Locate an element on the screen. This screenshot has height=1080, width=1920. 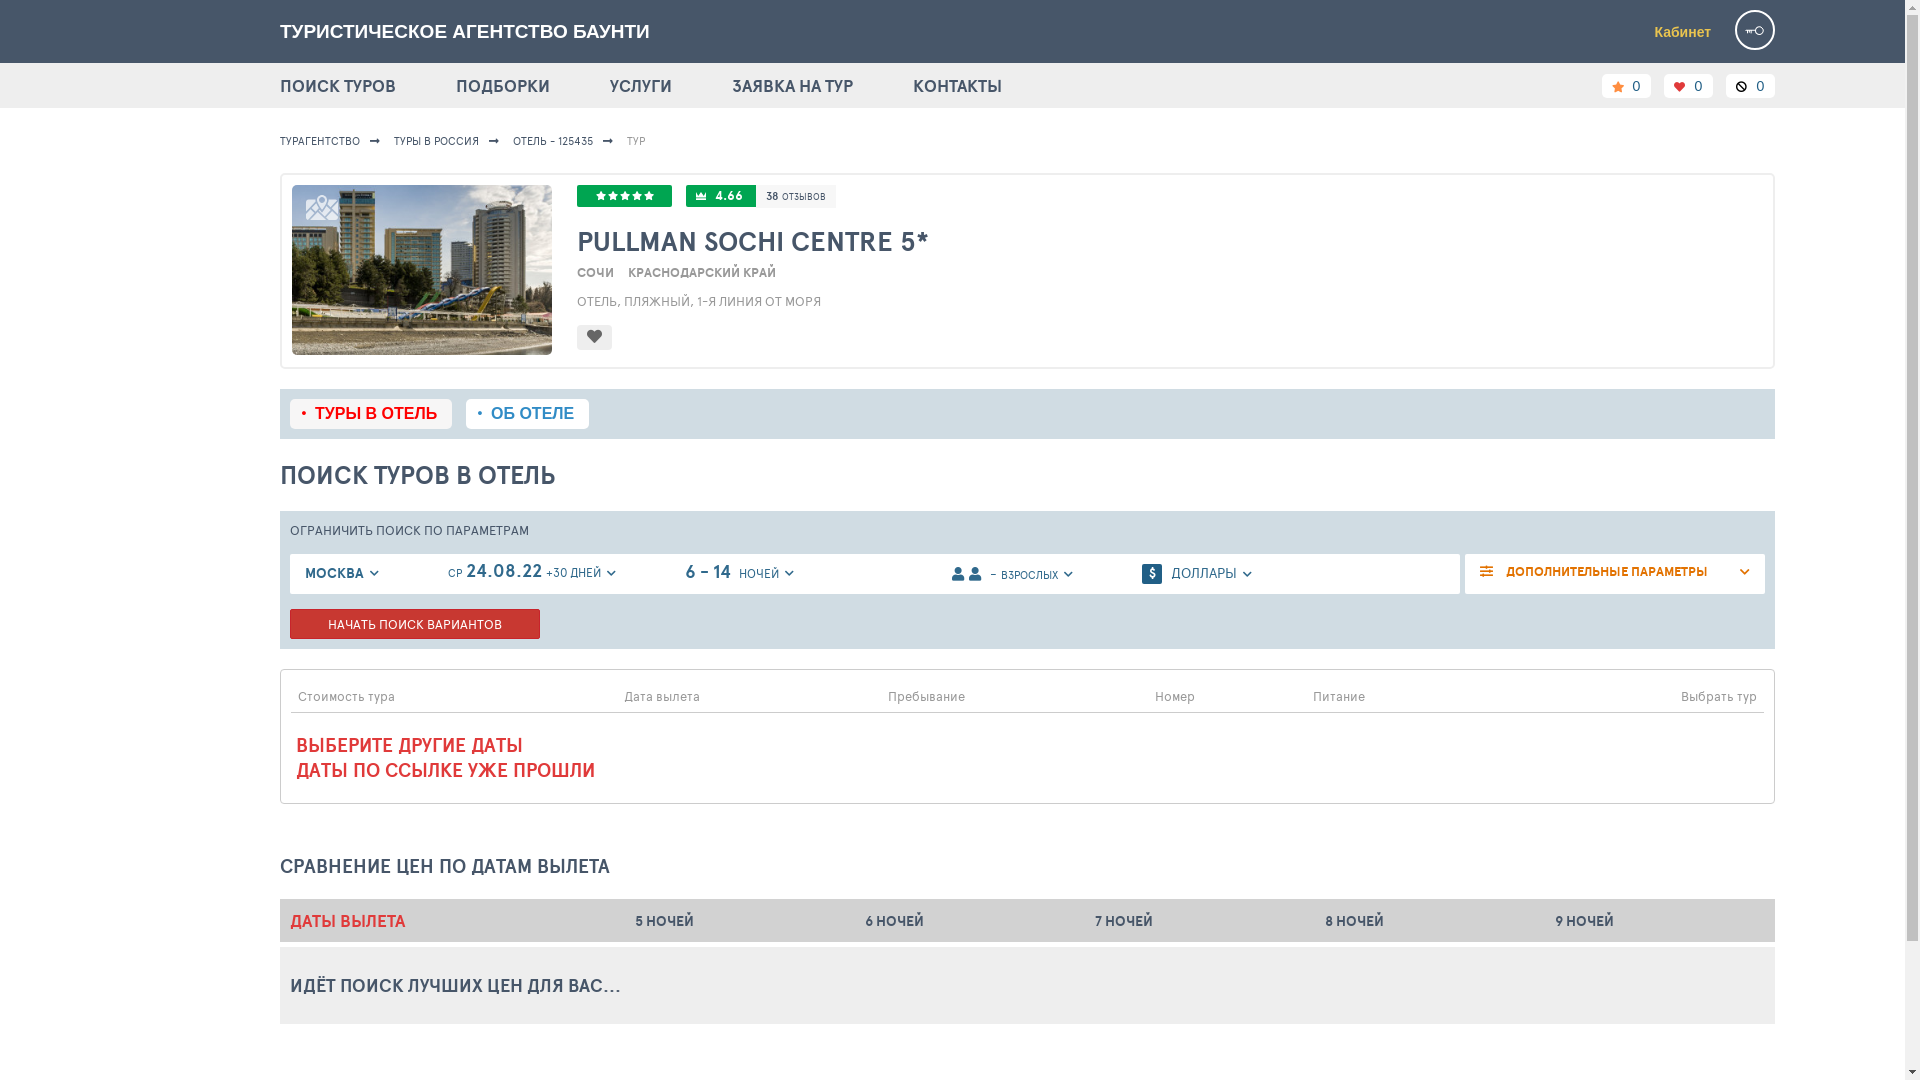
'0' is located at coordinates (1626, 84).